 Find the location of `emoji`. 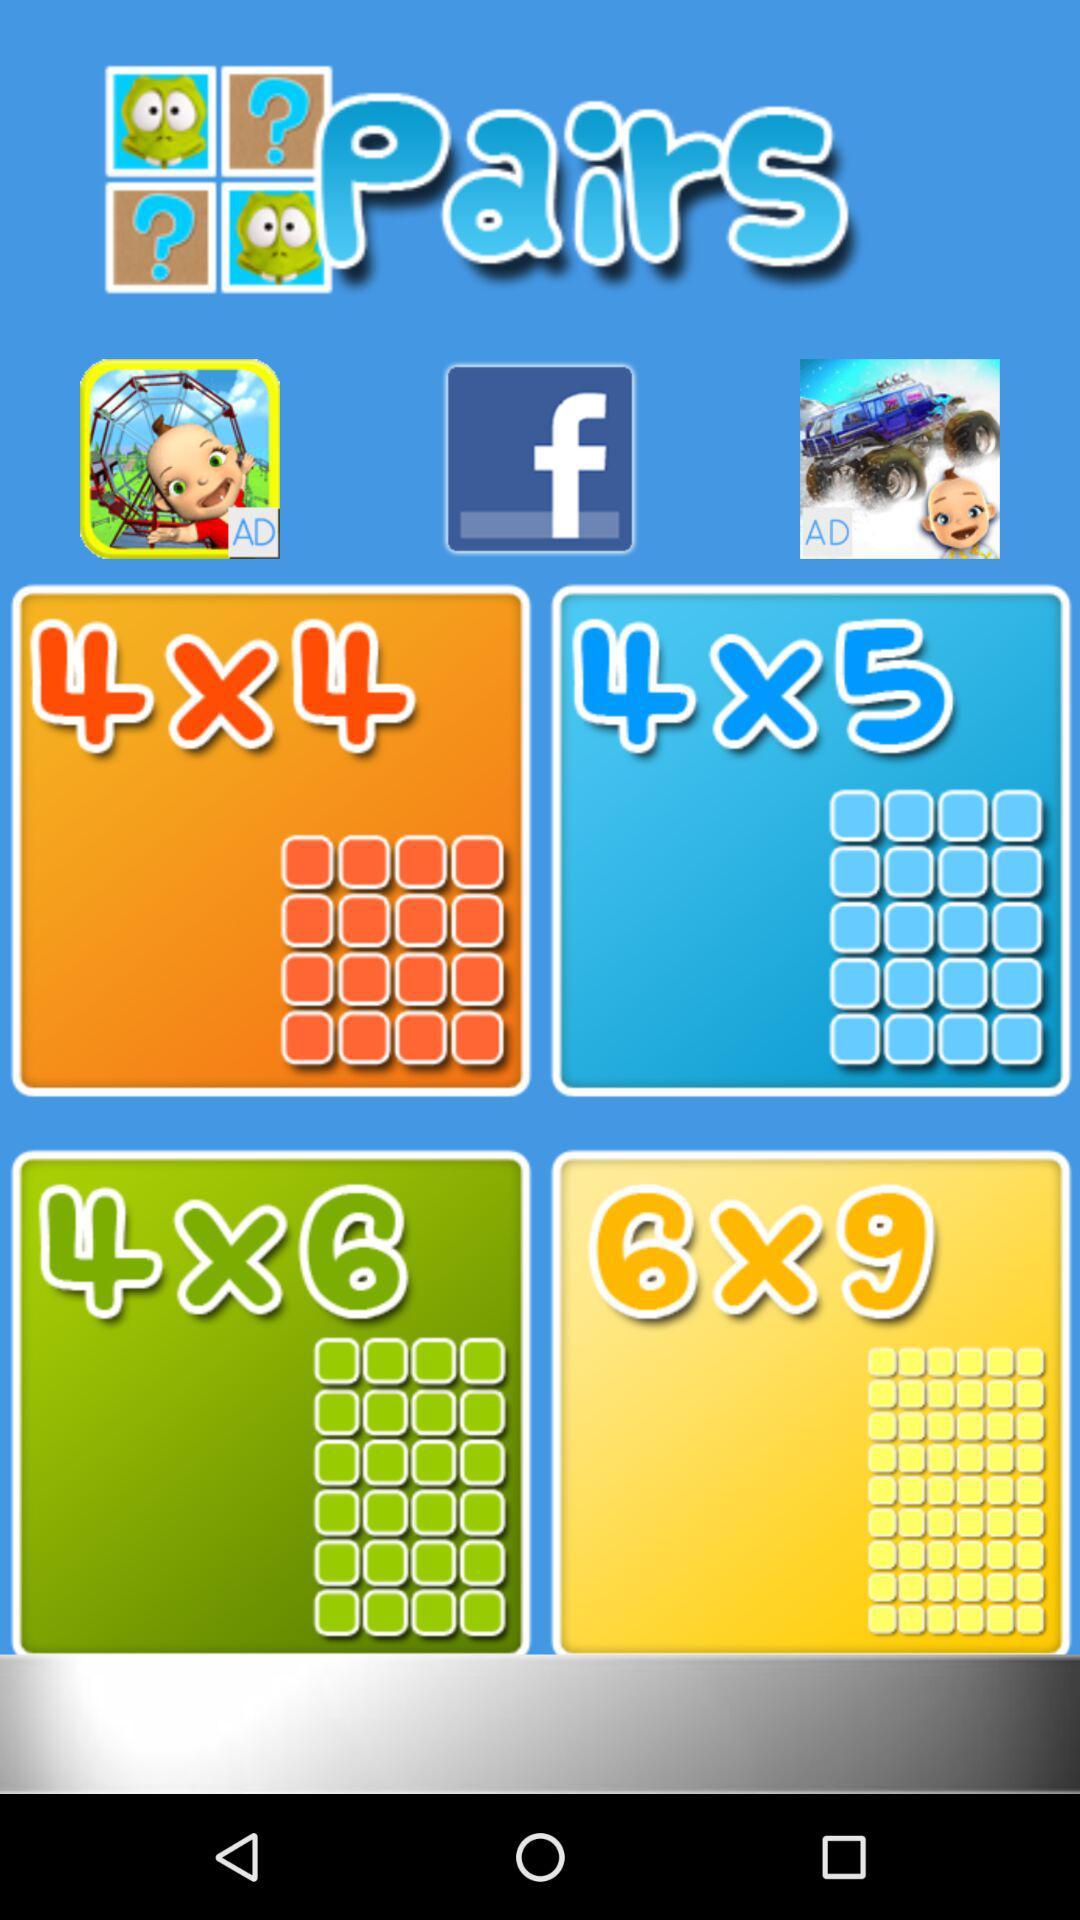

emoji is located at coordinates (180, 458).